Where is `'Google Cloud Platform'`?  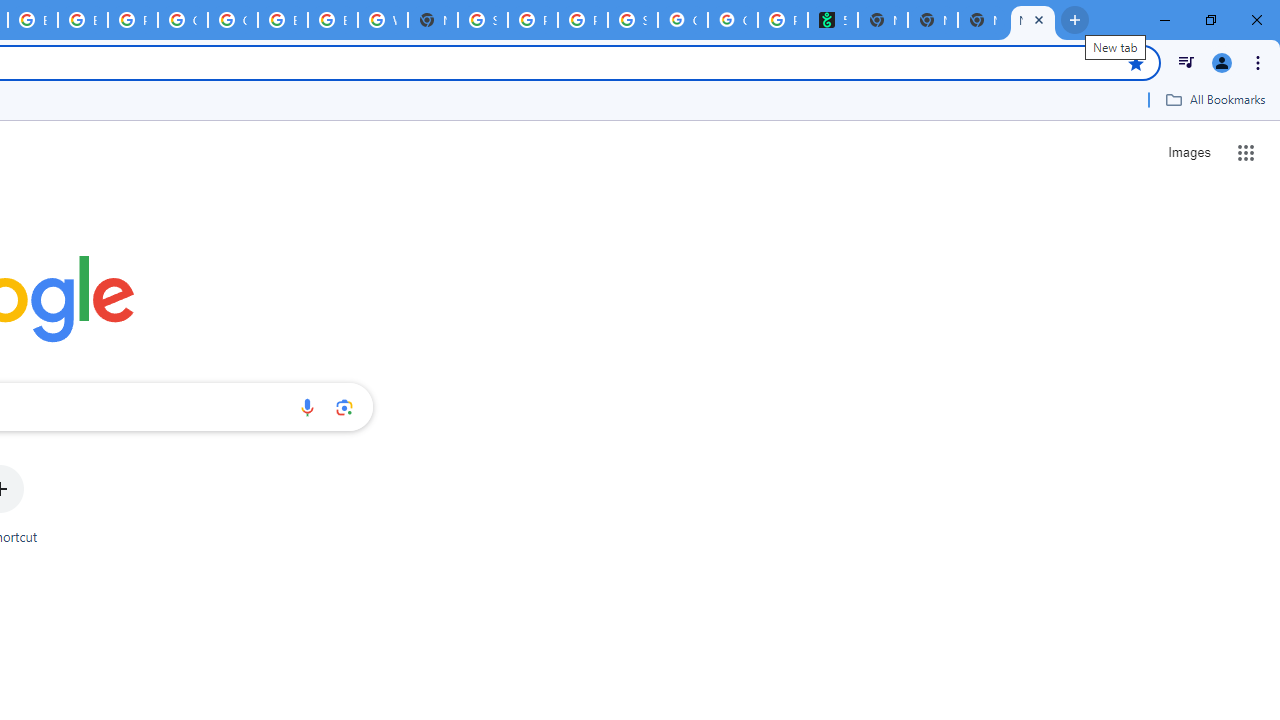
'Google Cloud Platform' is located at coordinates (183, 20).